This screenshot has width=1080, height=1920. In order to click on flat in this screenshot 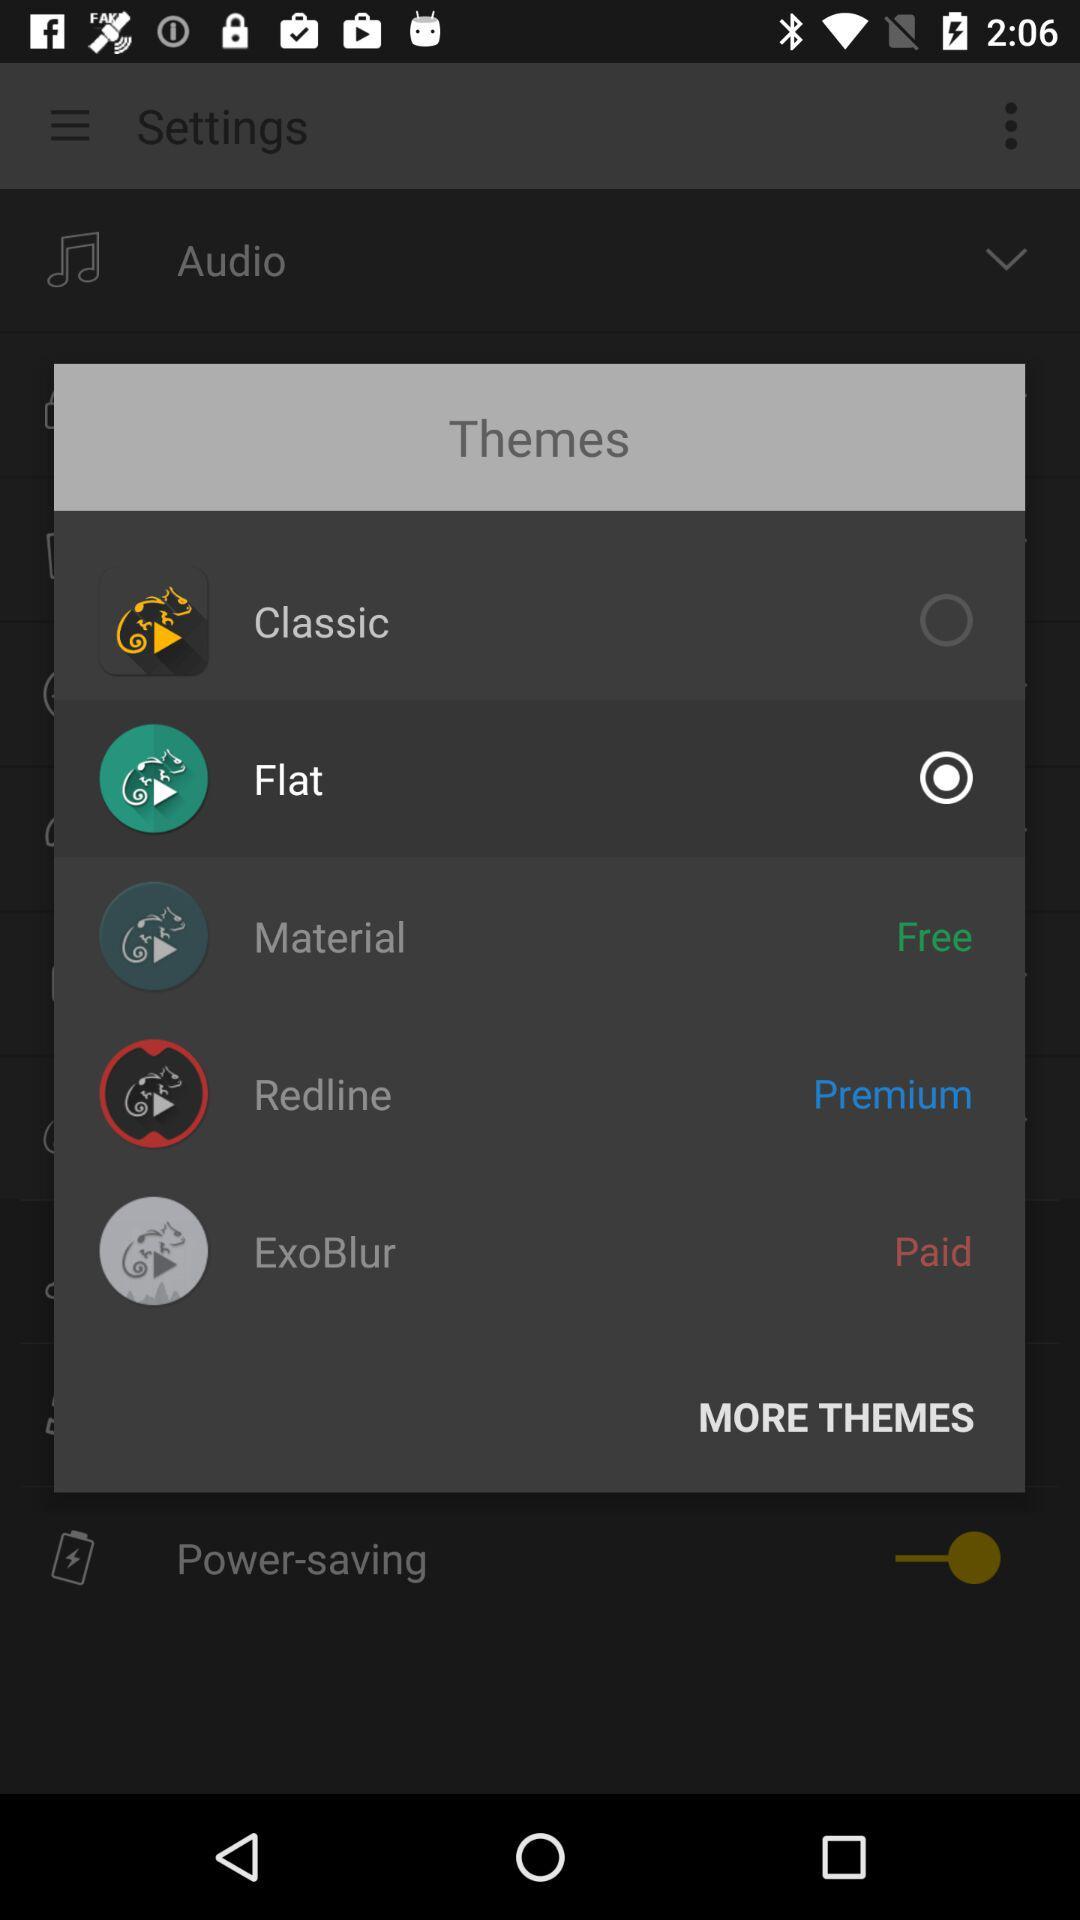, I will do `click(288, 777)`.